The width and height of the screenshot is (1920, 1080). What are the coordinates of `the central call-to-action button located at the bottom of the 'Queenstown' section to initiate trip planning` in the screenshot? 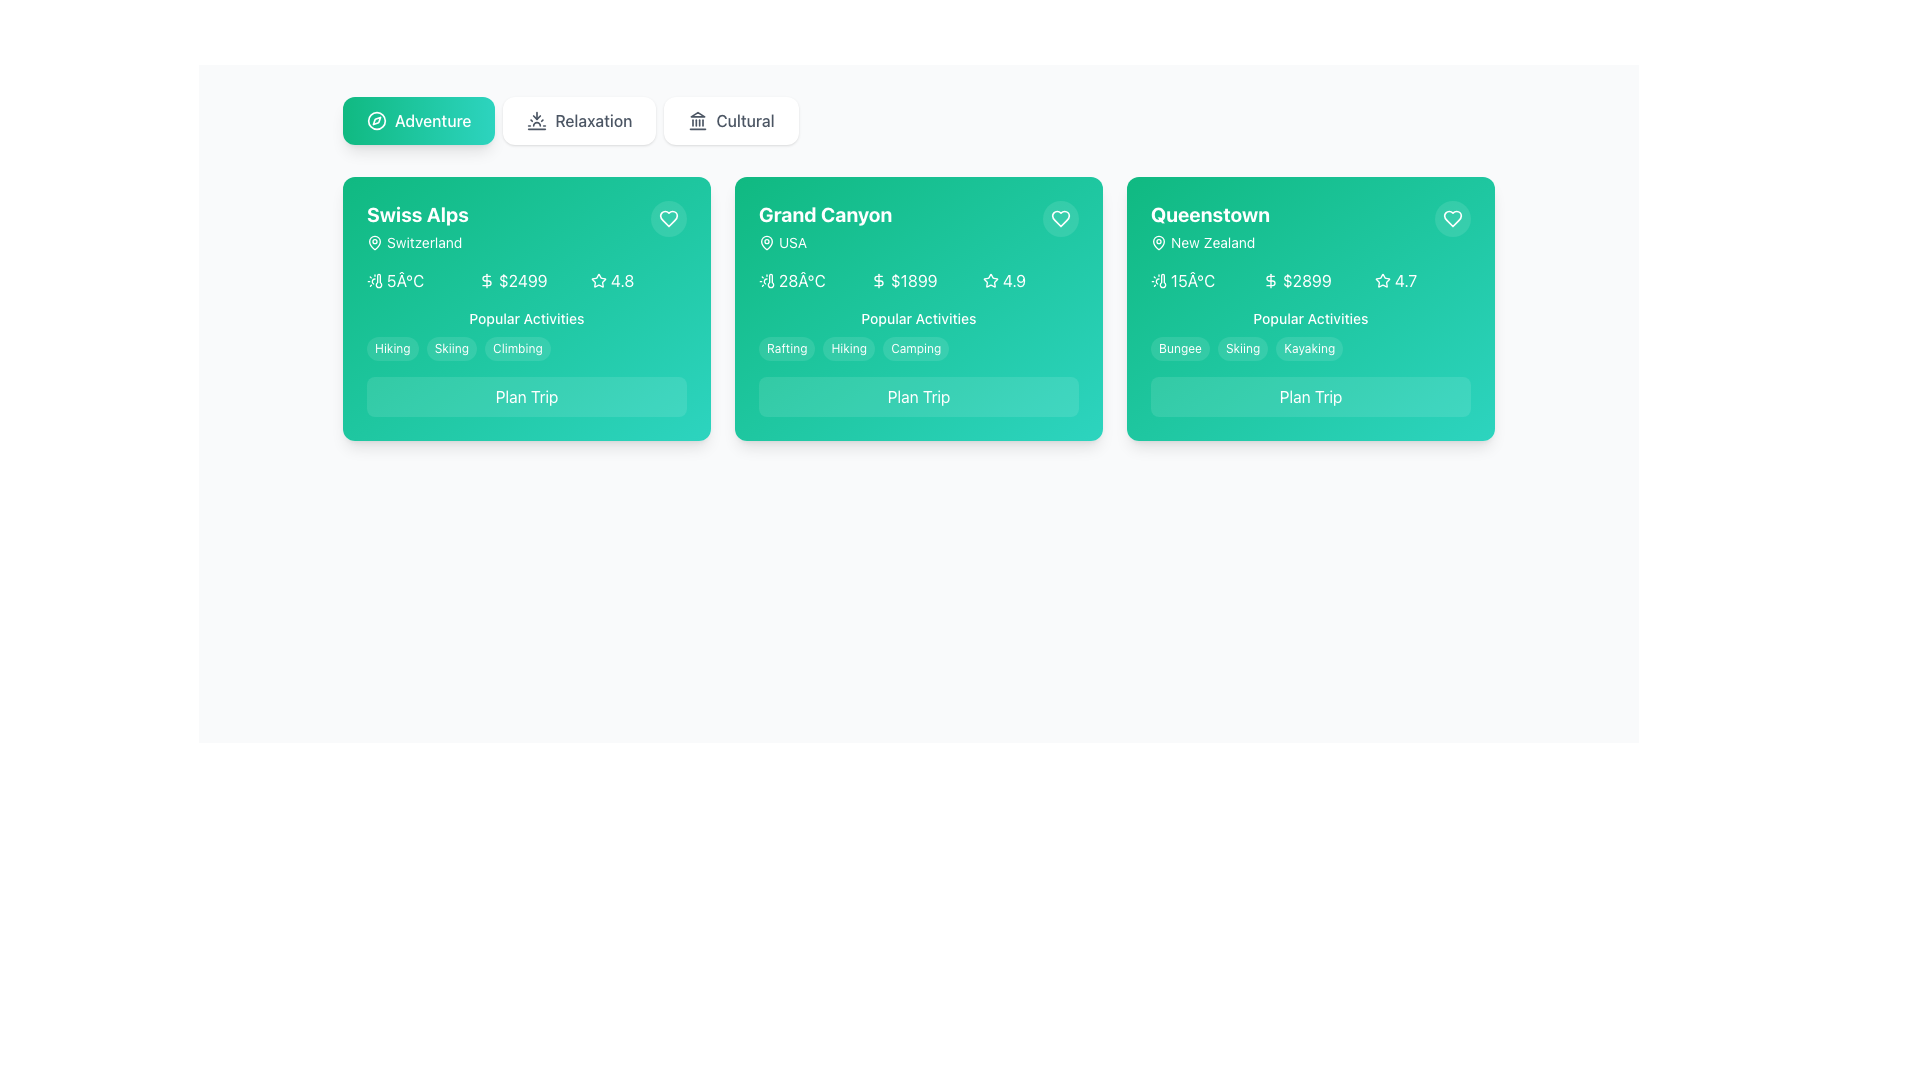 It's located at (1310, 397).